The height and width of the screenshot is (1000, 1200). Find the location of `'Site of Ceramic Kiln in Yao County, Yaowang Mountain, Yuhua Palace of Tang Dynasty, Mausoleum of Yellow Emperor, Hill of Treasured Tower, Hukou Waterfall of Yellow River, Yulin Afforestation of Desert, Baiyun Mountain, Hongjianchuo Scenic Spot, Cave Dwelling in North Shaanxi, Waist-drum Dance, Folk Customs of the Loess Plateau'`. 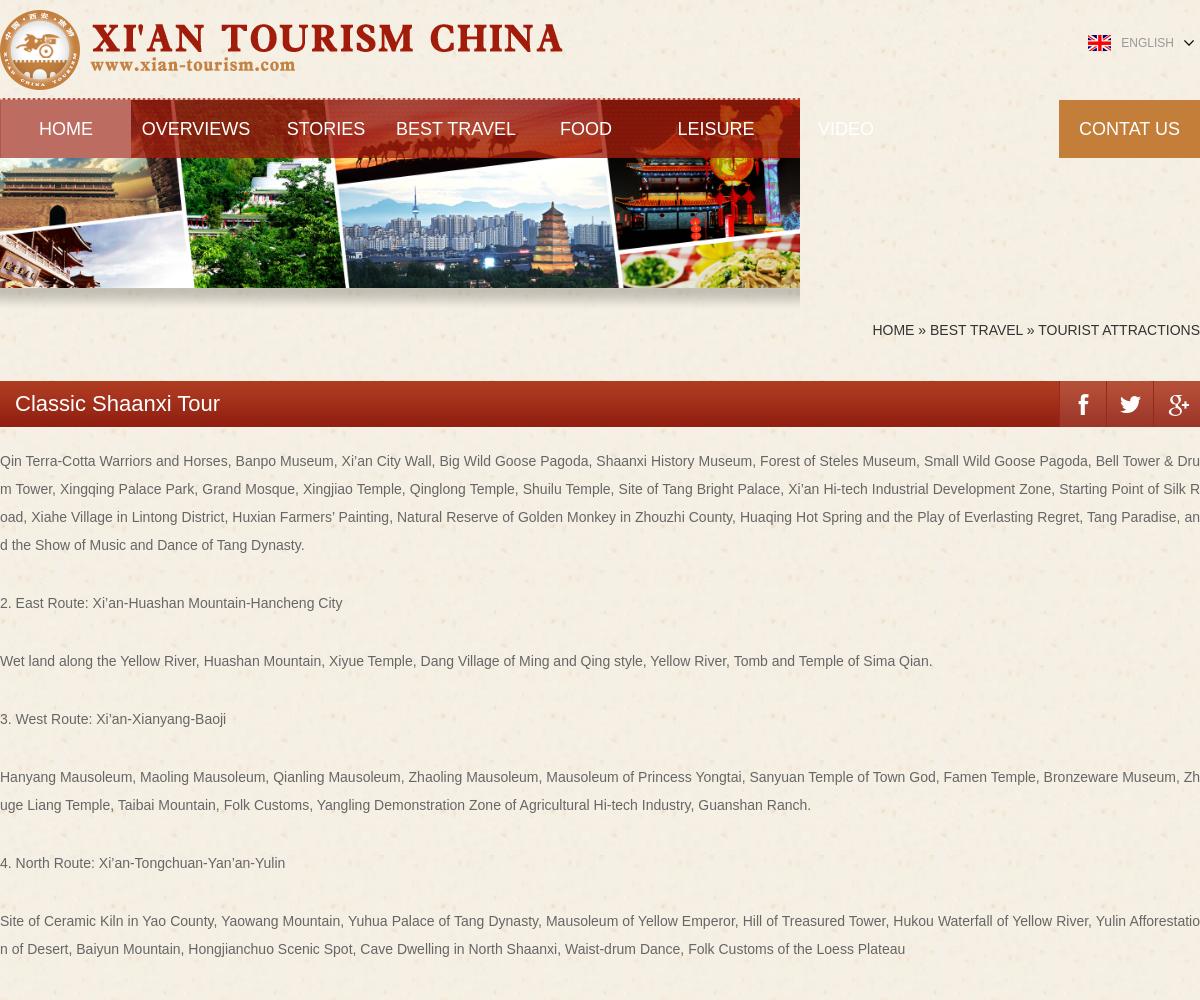

'Site of Ceramic Kiln in Yao County, Yaowang Mountain, Yuhua Palace of Tang Dynasty, Mausoleum of Yellow Emperor, Hill of Treasured Tower, Hukou Waterfall of Yellow River, Yulin Afforestation of Desert, Baiyun Mountain, Hongjianchuo Scenic Spot, Cave Dwelling in North Shaanxi, Waist-drum Dance, Folk Customs of the Loess Plateau' is located at coordinates (600, 934).